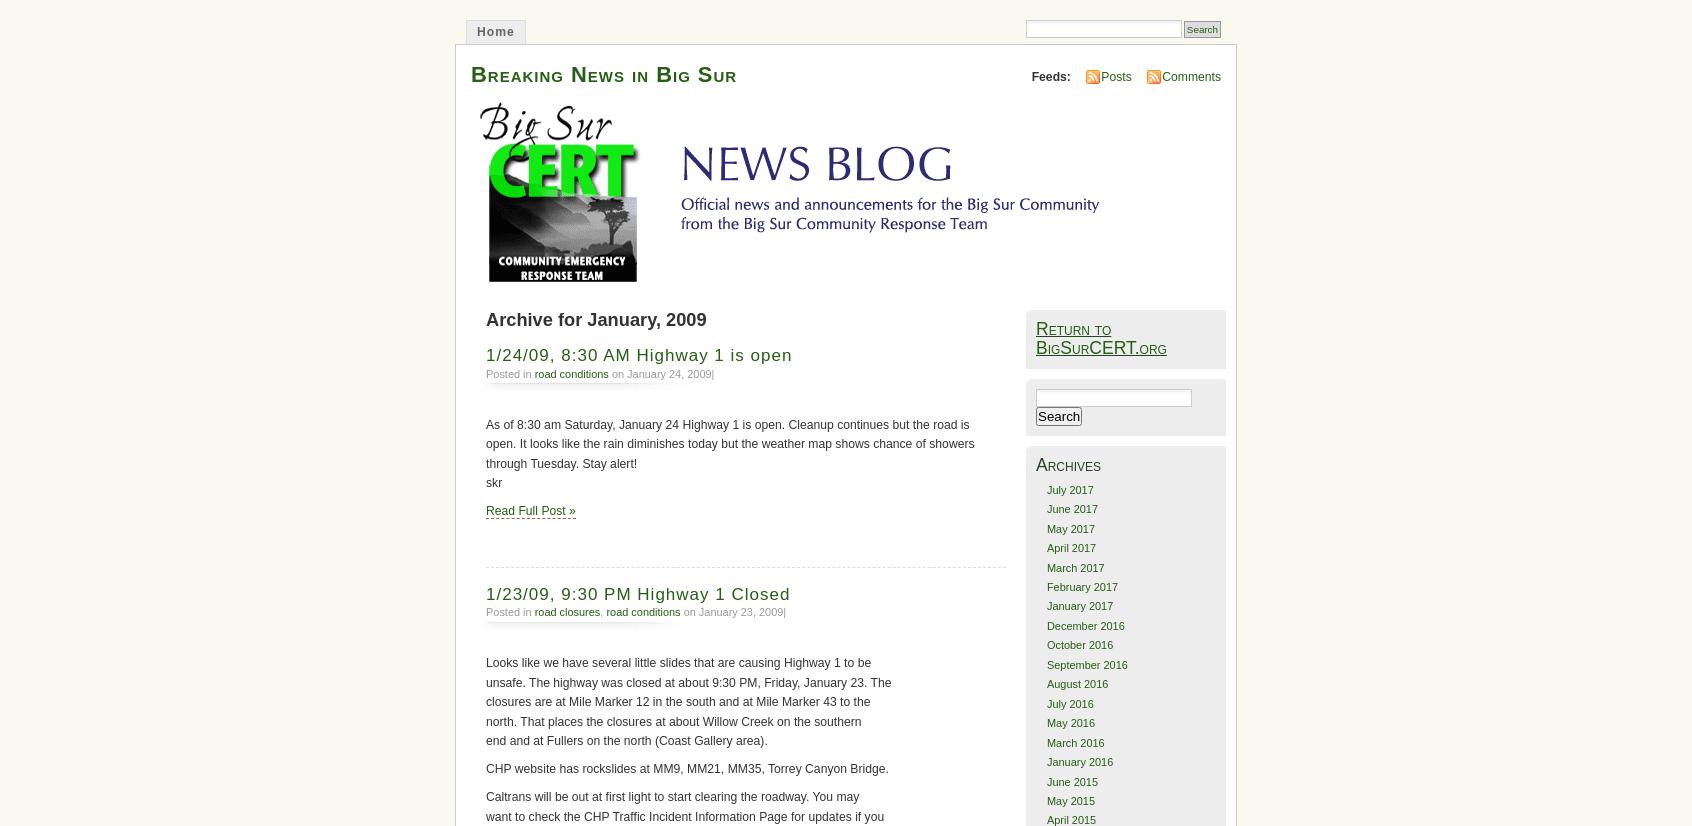  Describe the element at coordinates (677, 701) in the screenshot. I see `'closures are at Mile Marker 12 in the south and at Mile Marker 43 to the'` at that location.